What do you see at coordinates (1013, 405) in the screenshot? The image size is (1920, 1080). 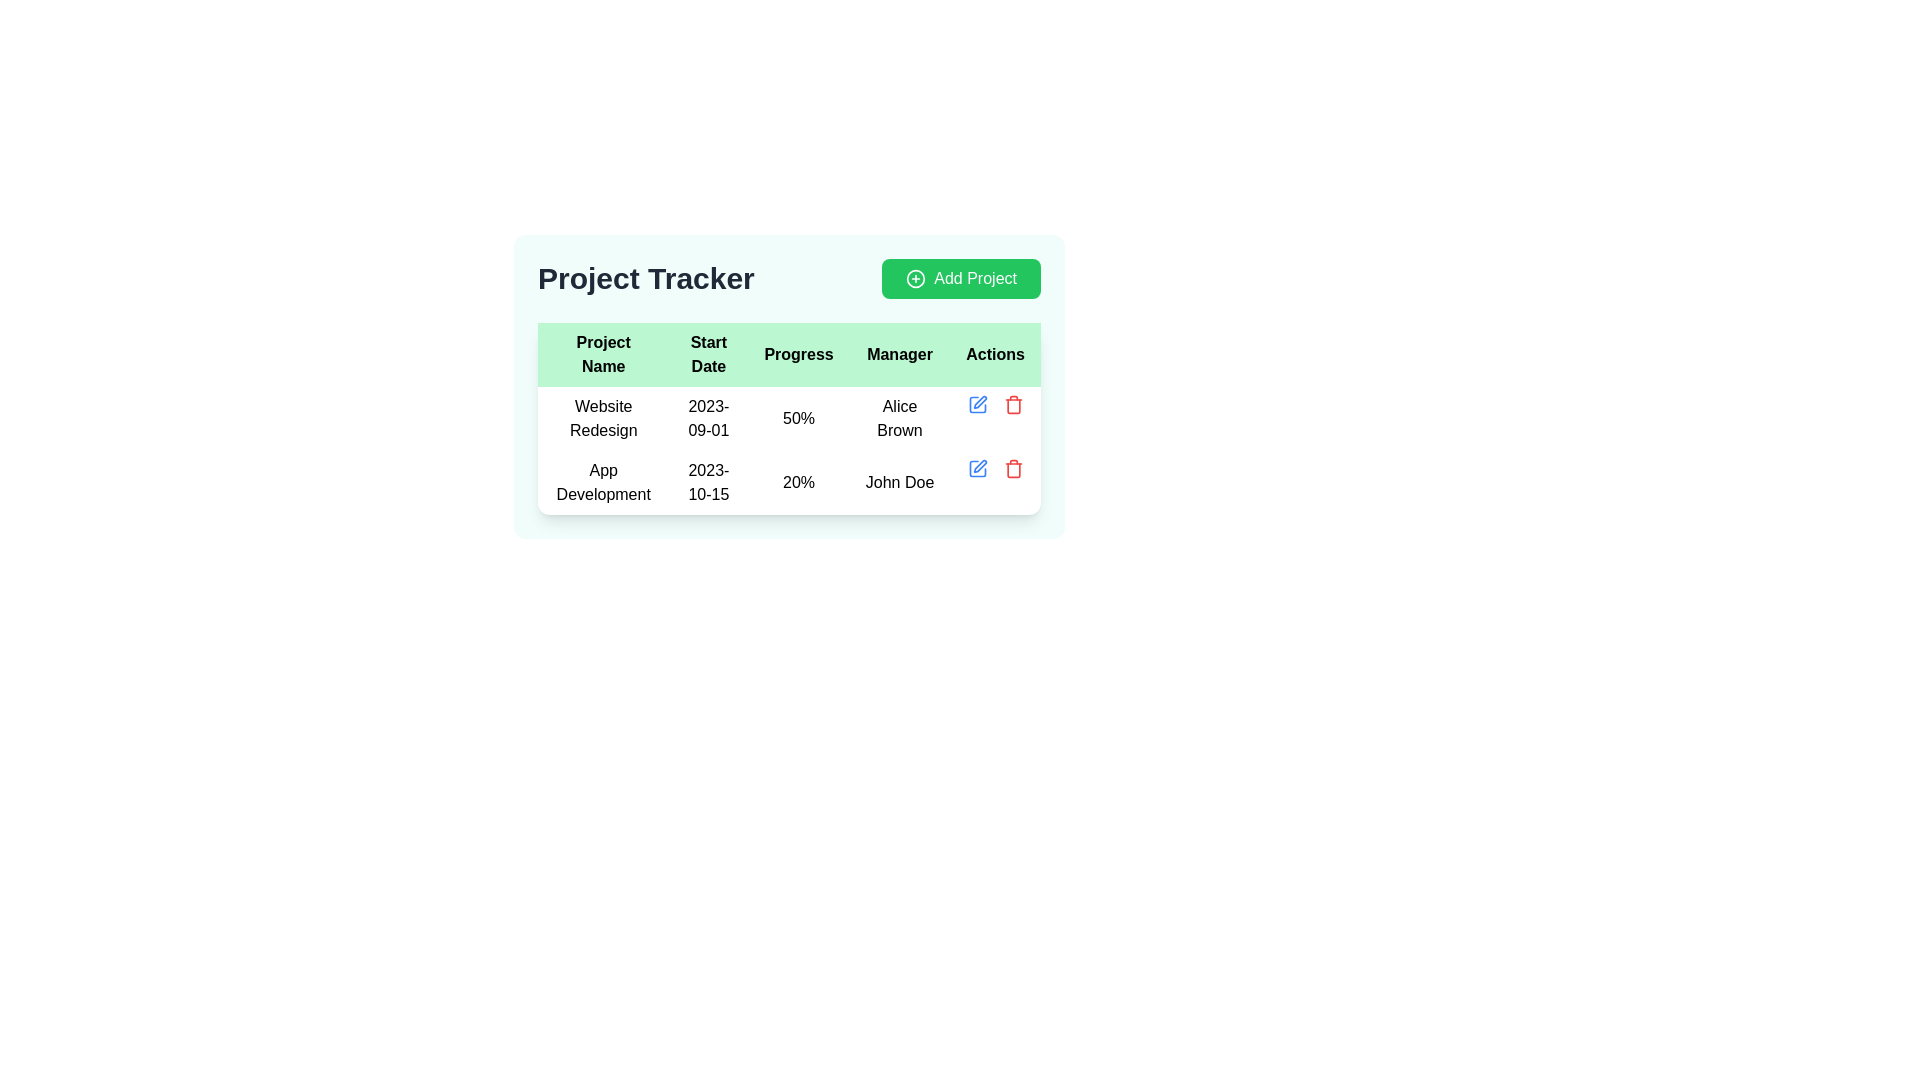 I see `the delete button icon (trash can) located in the actions column of the 'App Development' project row to trigger the tooltip effect` at bounding box center [1013, 405].